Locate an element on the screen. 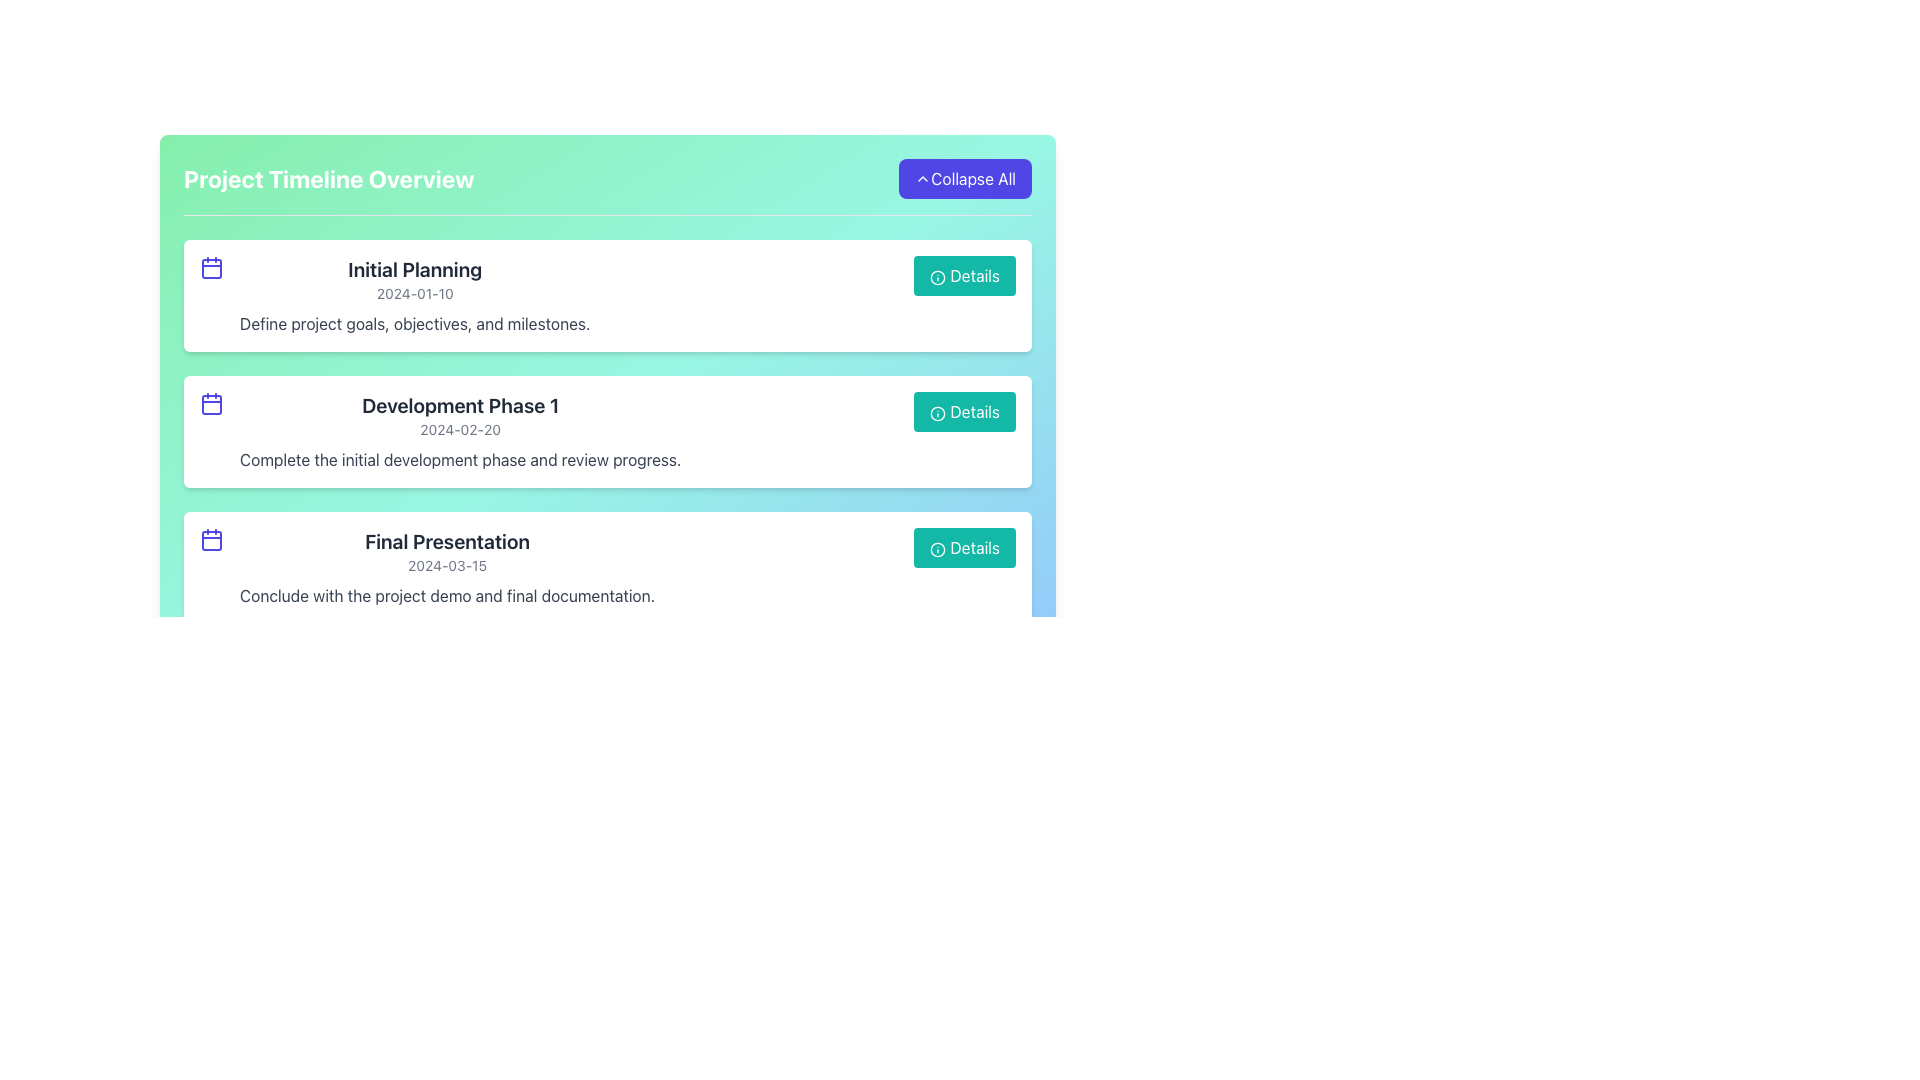 The height and width of the screenshot is (1080, 1920). the text label displaying the date associated with the task 'Development Phase 1', which is located beneath the title 'Development Phase 1' and above the description in the second card of project phases is located at coordinates (459, 428).